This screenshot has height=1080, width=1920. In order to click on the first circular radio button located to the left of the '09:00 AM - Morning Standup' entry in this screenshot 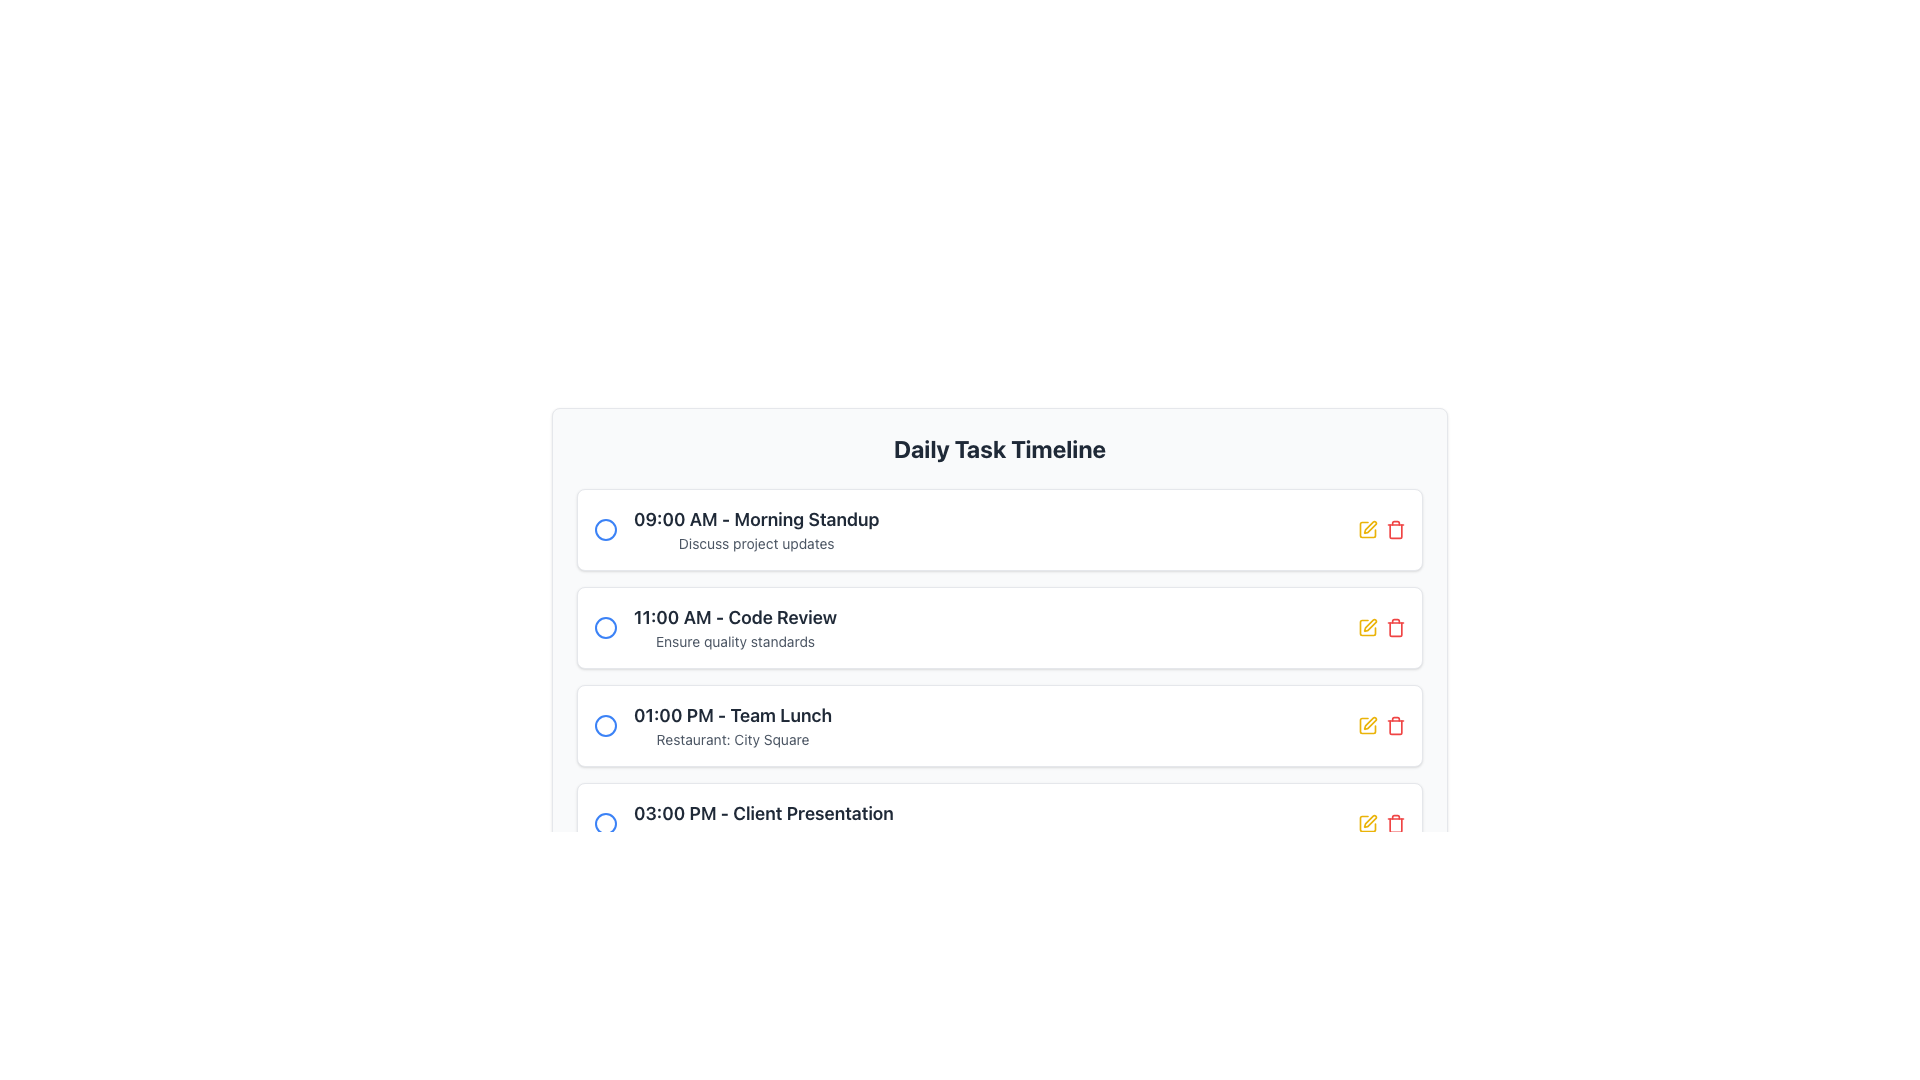, I will do `click(604, 528)`.